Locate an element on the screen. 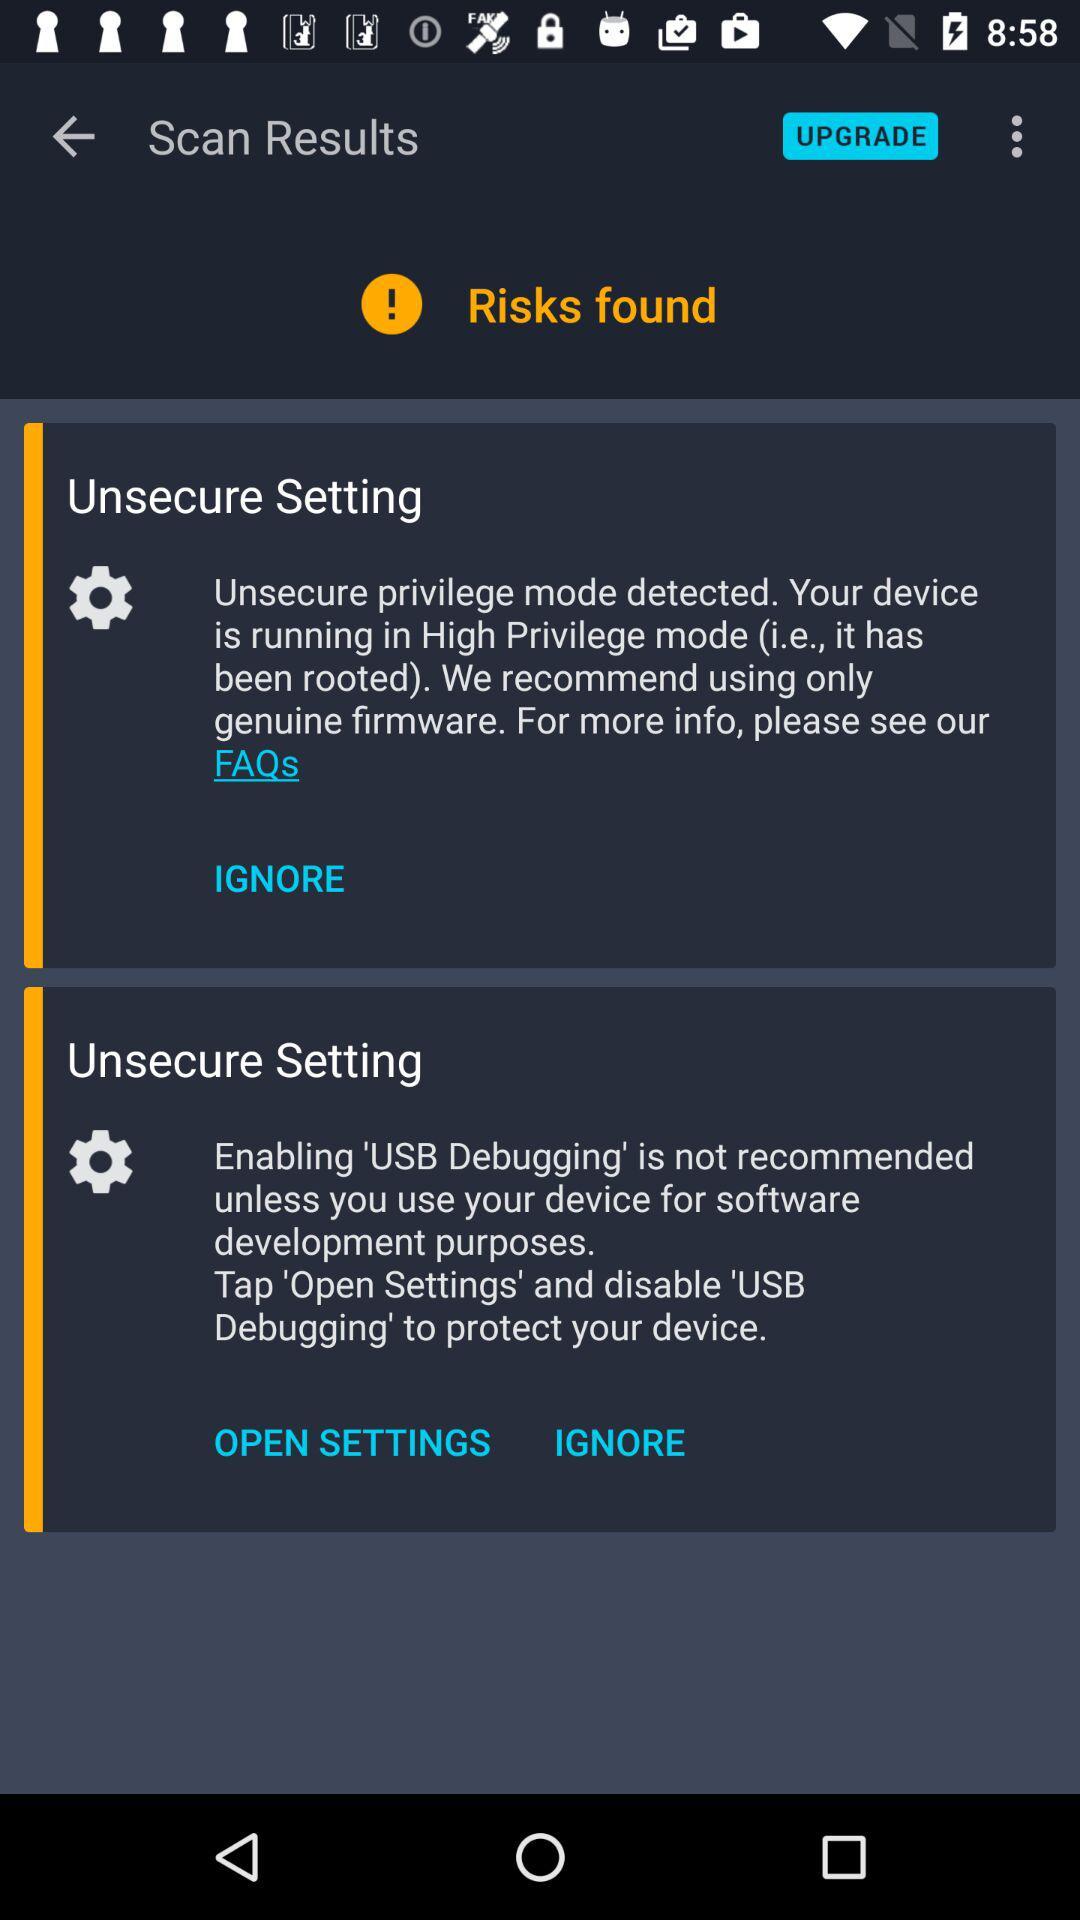  go back is located at coordinates (72, 135).